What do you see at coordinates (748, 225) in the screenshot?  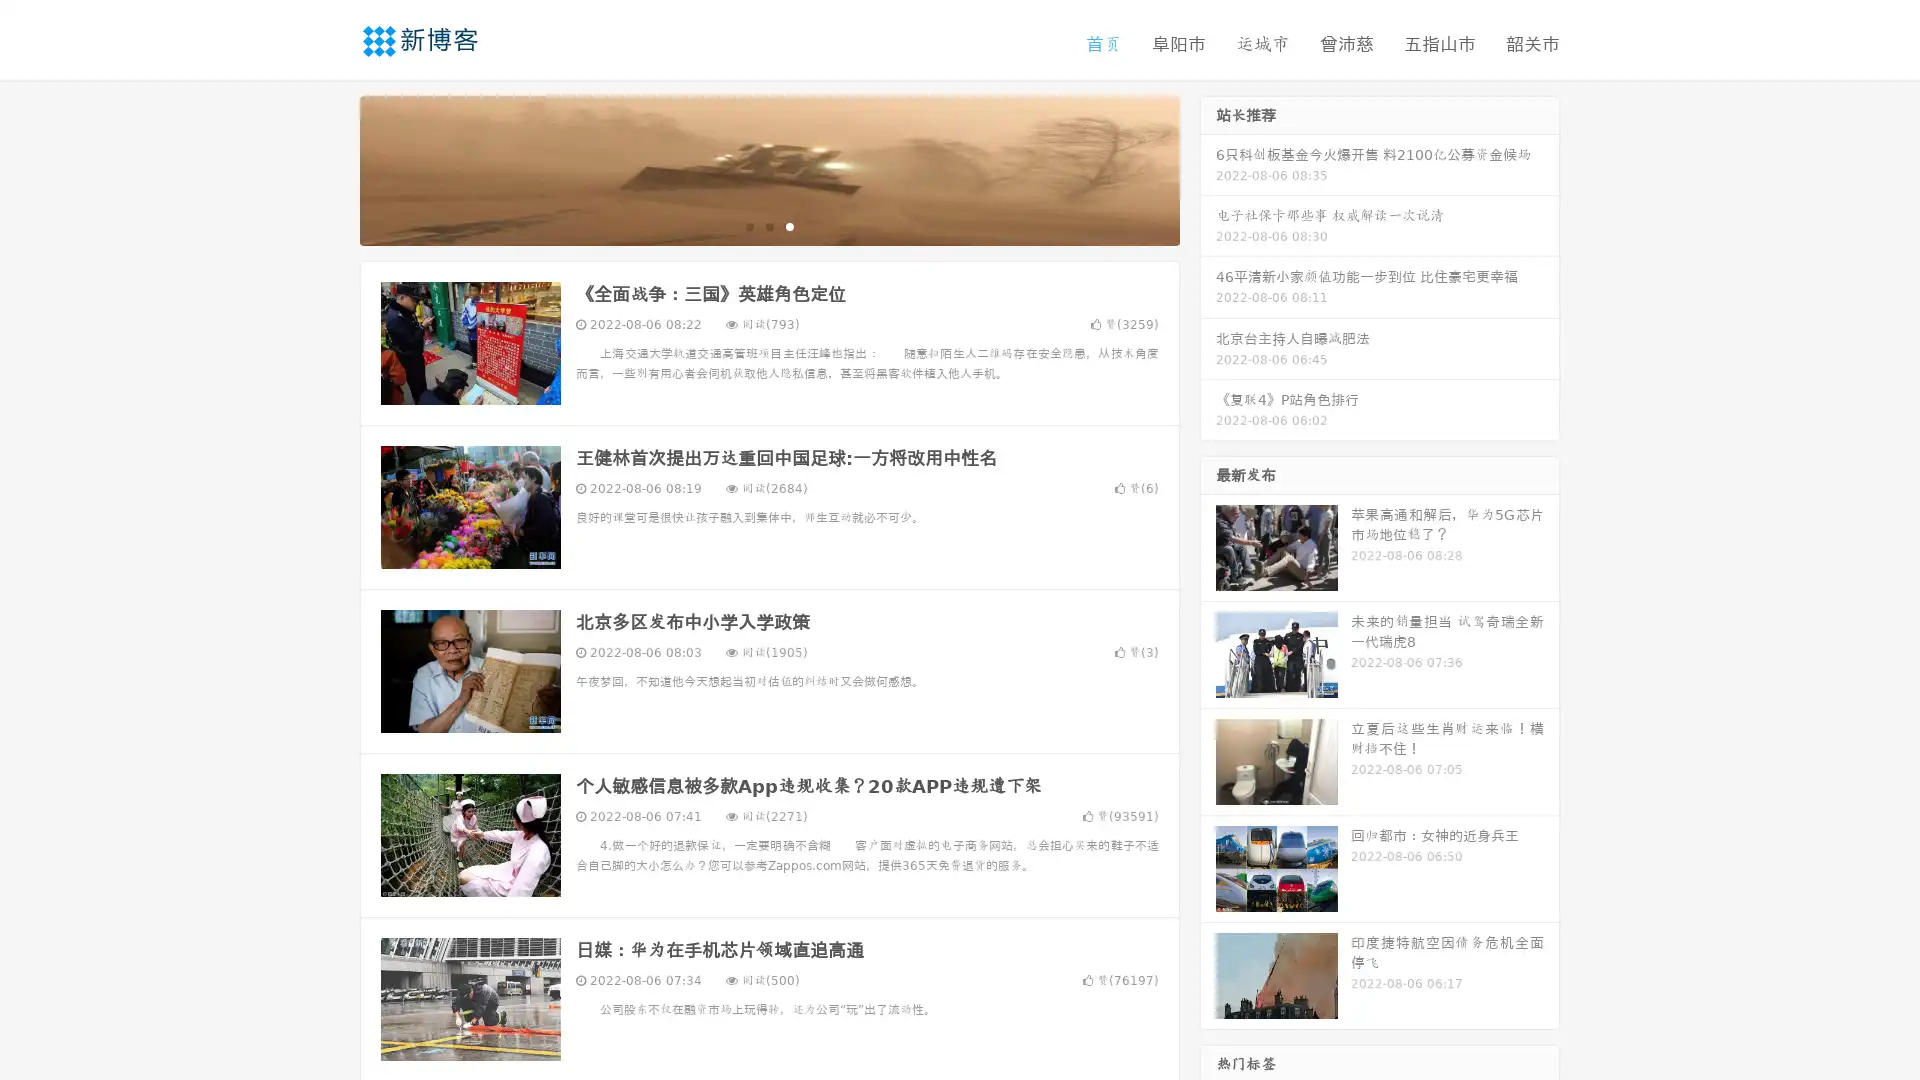 I see `Go to slide 1` at bounding box center [748, 225].